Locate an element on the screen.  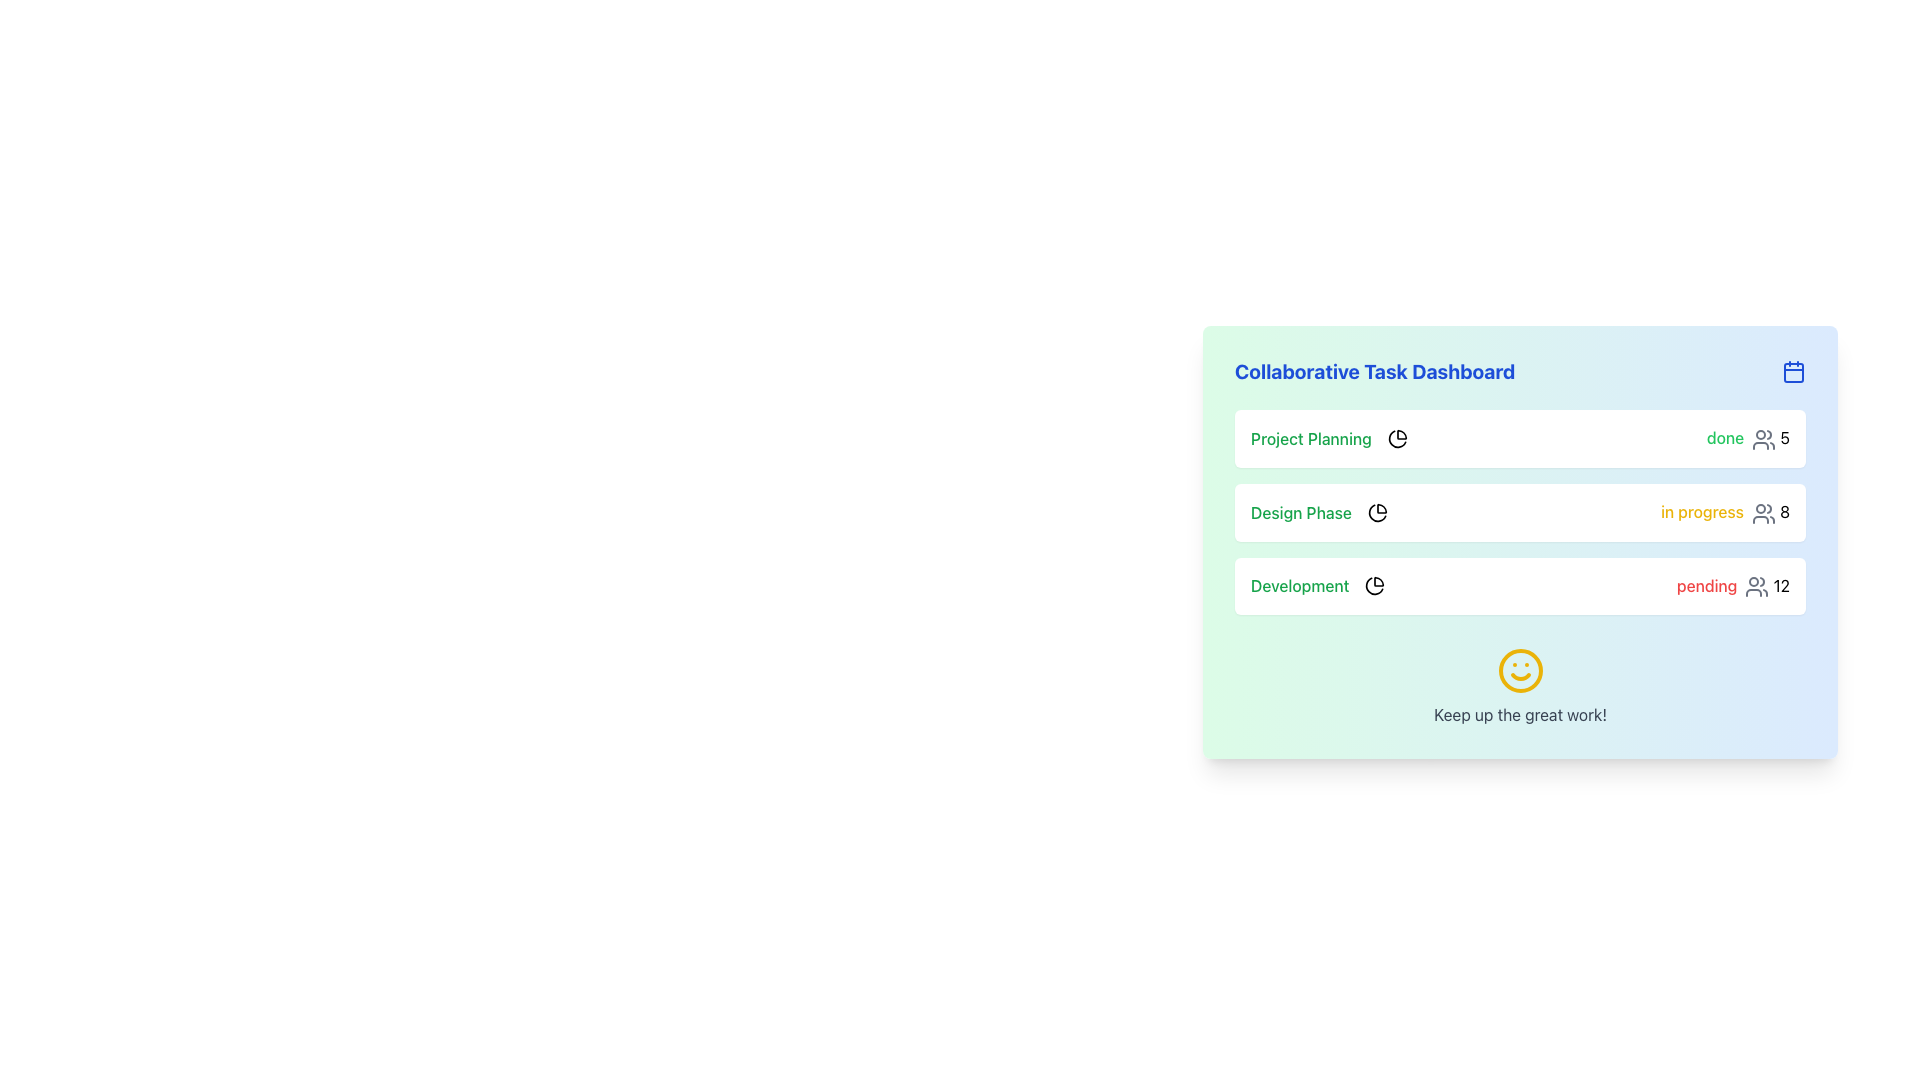
the text element that displays 'Keep up the great work!' styled with a gray font color, located below a yellow smiling face icon in the feedback summary section of the dashboard is located at coordinates (1520, 714).